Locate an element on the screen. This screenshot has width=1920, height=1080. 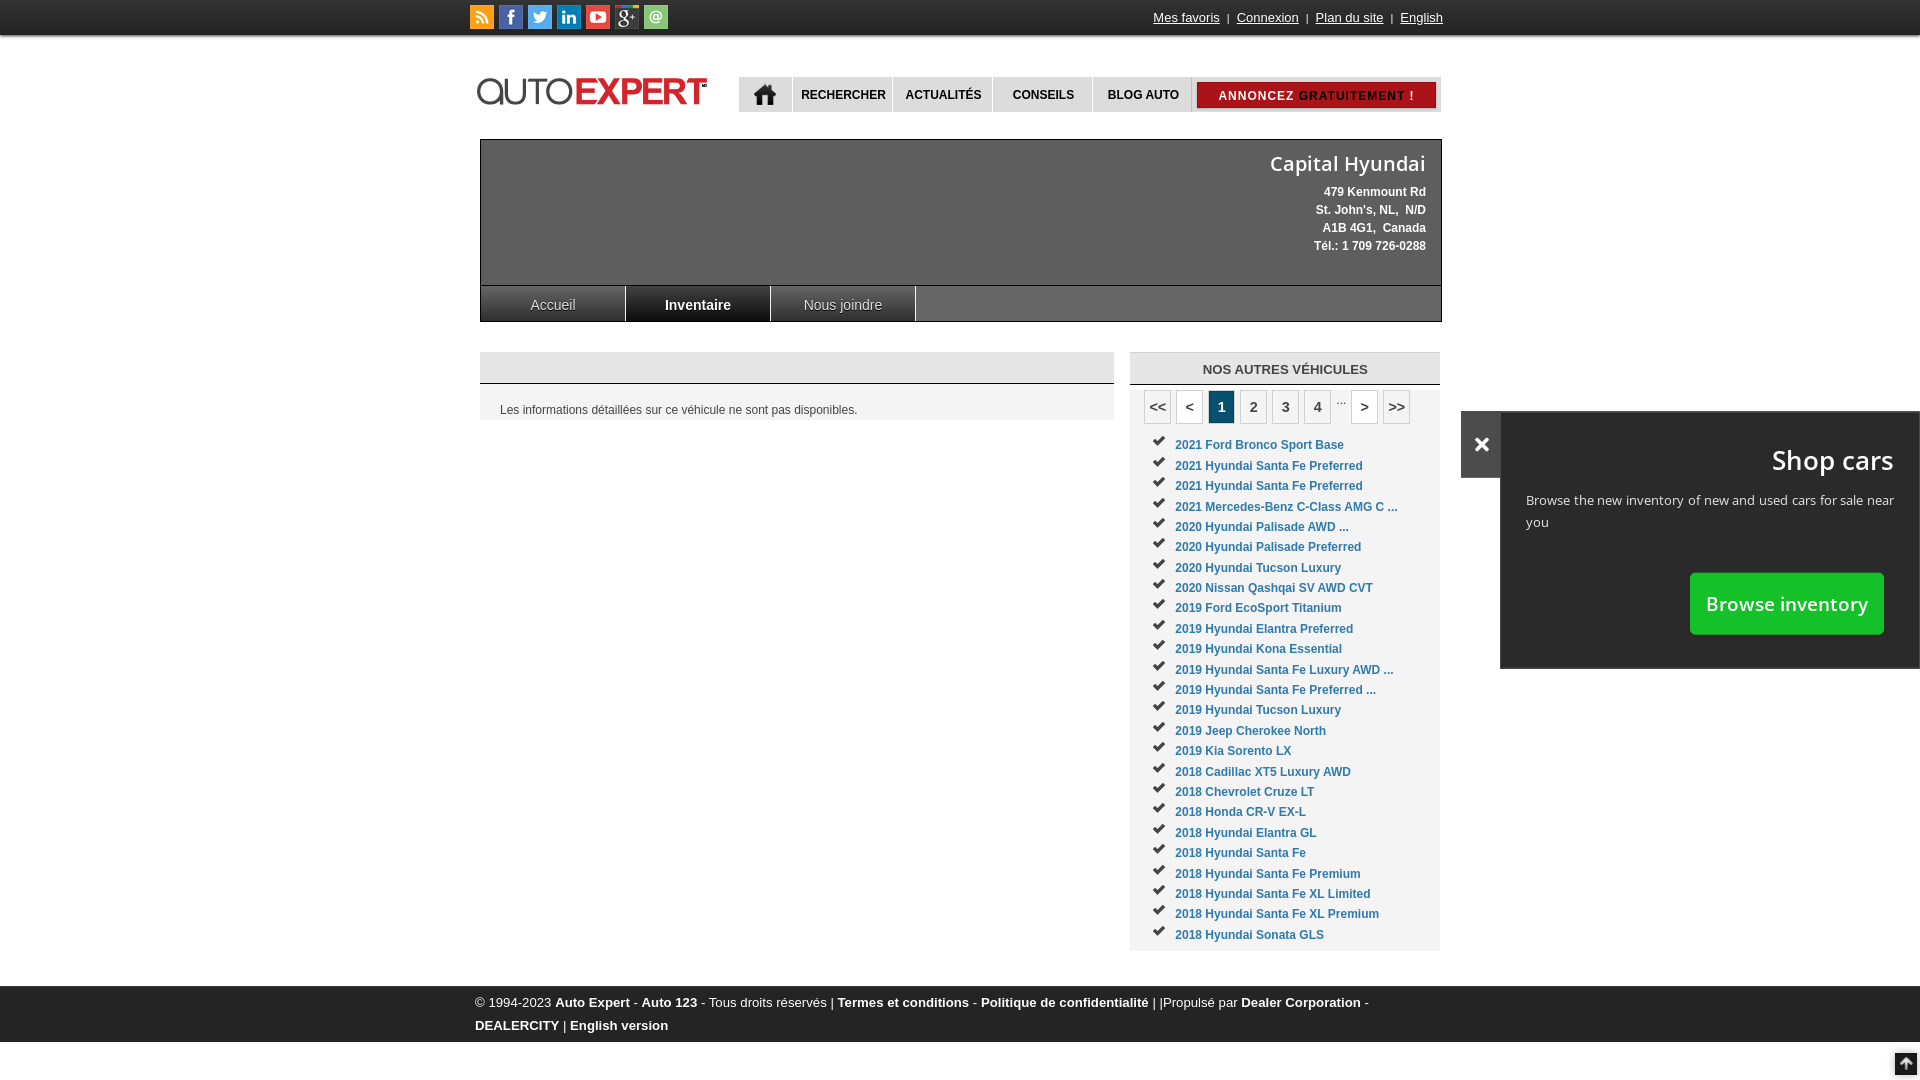
'autoExpert.ca' is located at coordinates (594, 87).